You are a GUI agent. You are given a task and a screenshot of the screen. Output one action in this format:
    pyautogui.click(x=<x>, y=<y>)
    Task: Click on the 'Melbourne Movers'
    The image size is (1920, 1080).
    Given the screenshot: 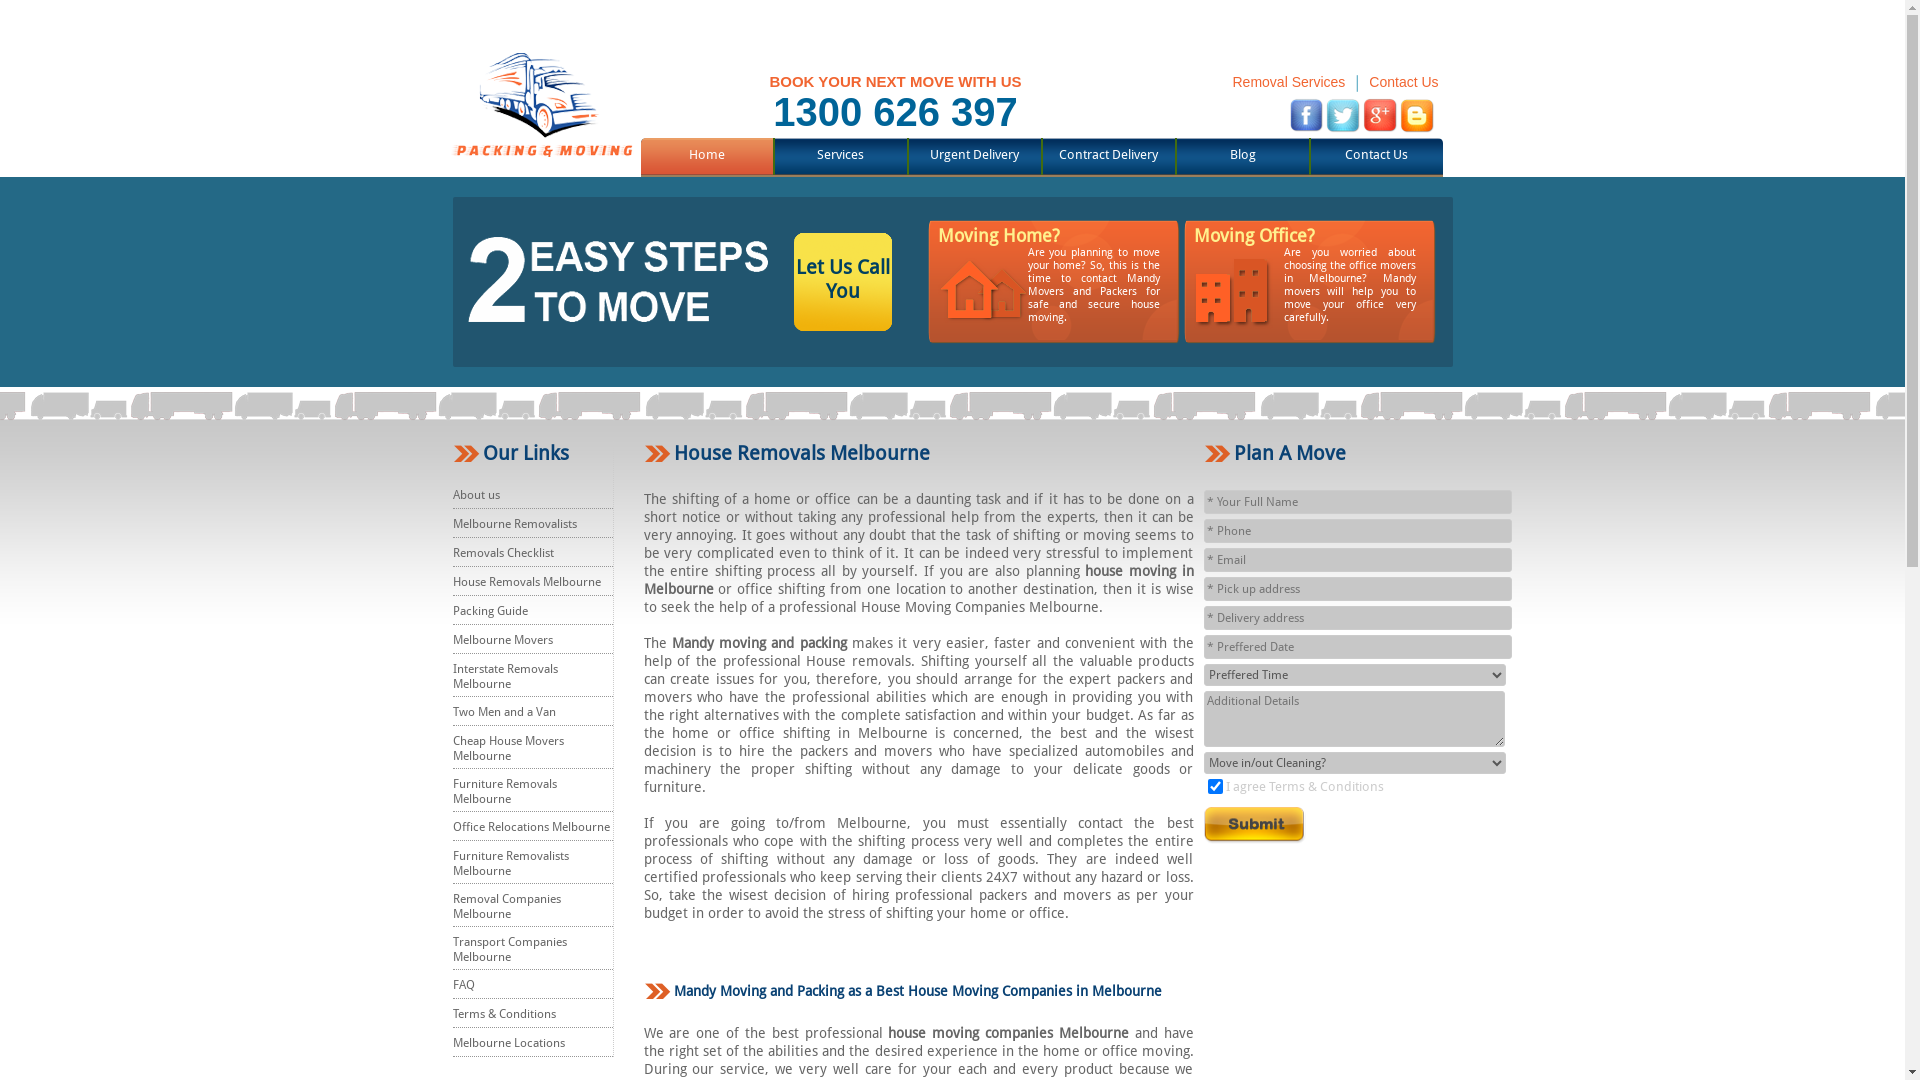 What is the action you would take?
    pyautogui.click(x=502, y=640)
    